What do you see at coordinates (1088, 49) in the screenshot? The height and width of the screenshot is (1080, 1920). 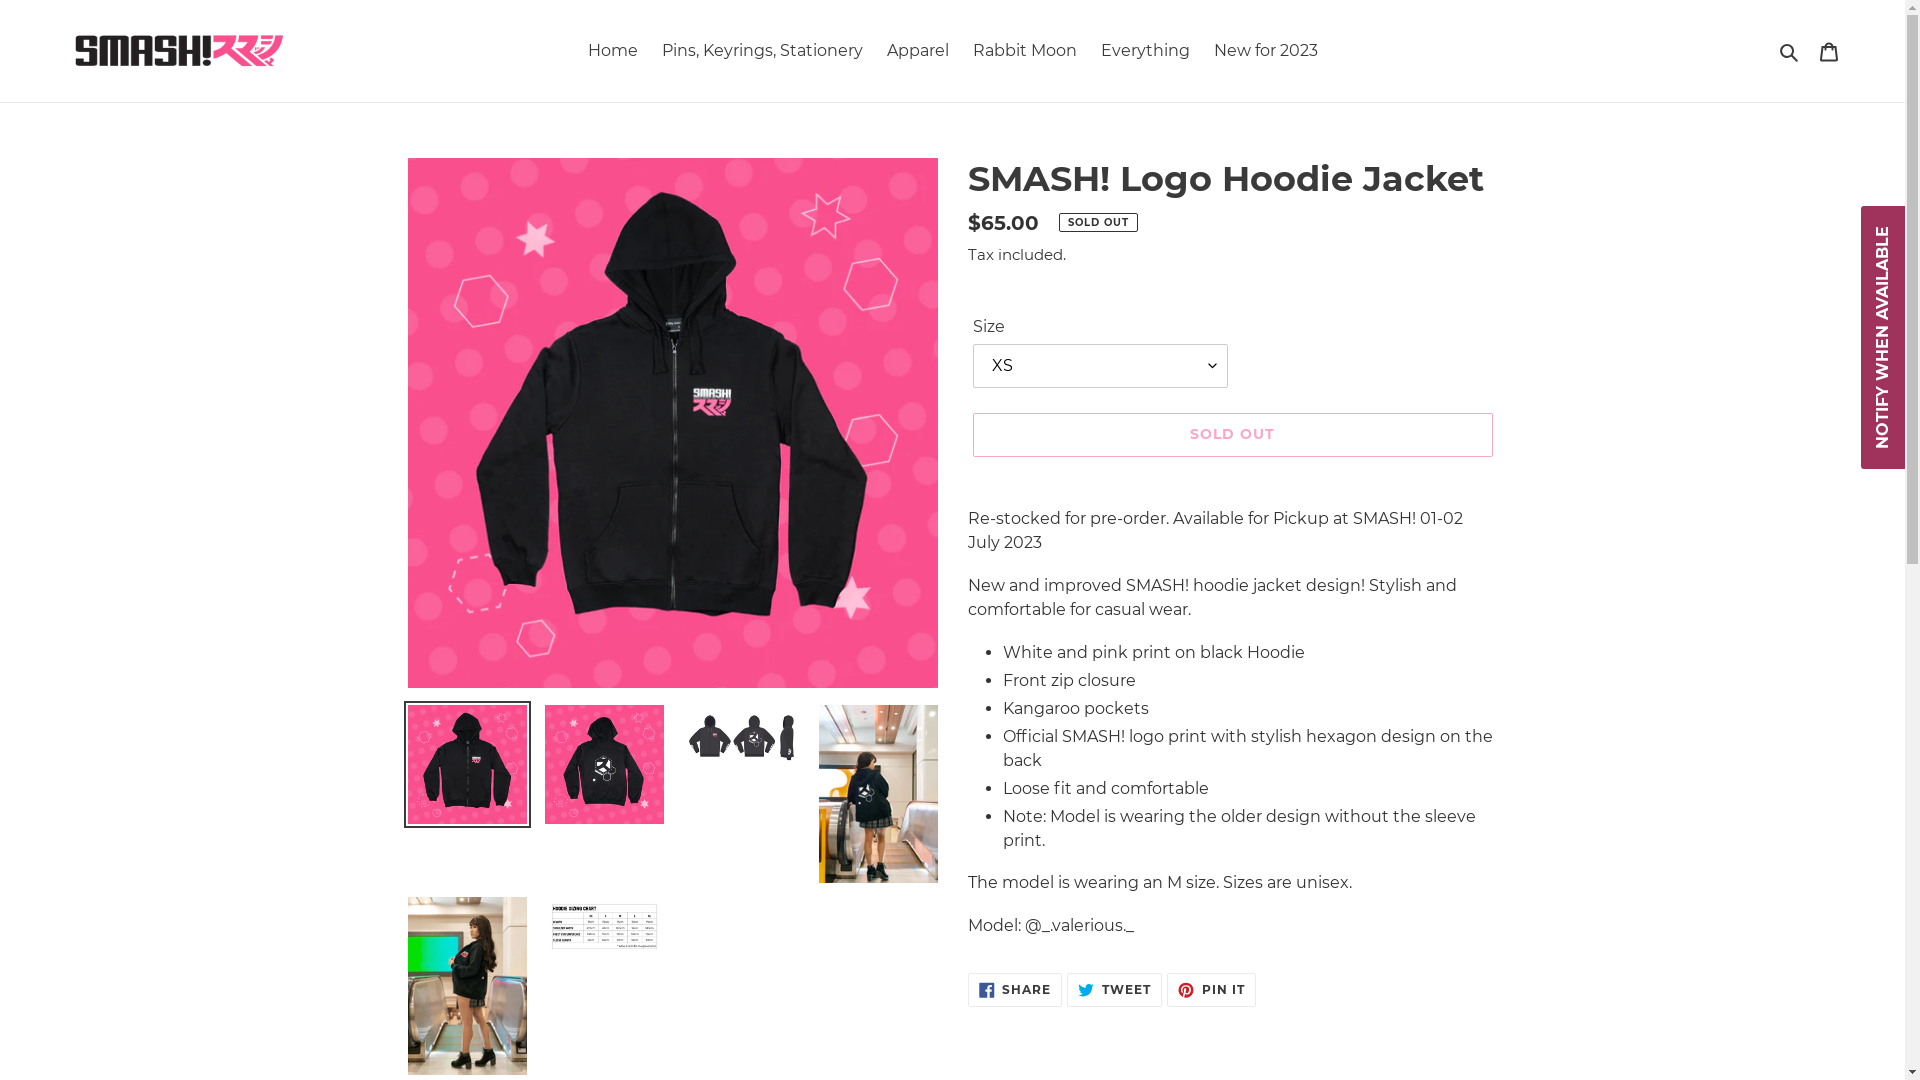 I see `'Everything'` at bounding box center [1088, 49].